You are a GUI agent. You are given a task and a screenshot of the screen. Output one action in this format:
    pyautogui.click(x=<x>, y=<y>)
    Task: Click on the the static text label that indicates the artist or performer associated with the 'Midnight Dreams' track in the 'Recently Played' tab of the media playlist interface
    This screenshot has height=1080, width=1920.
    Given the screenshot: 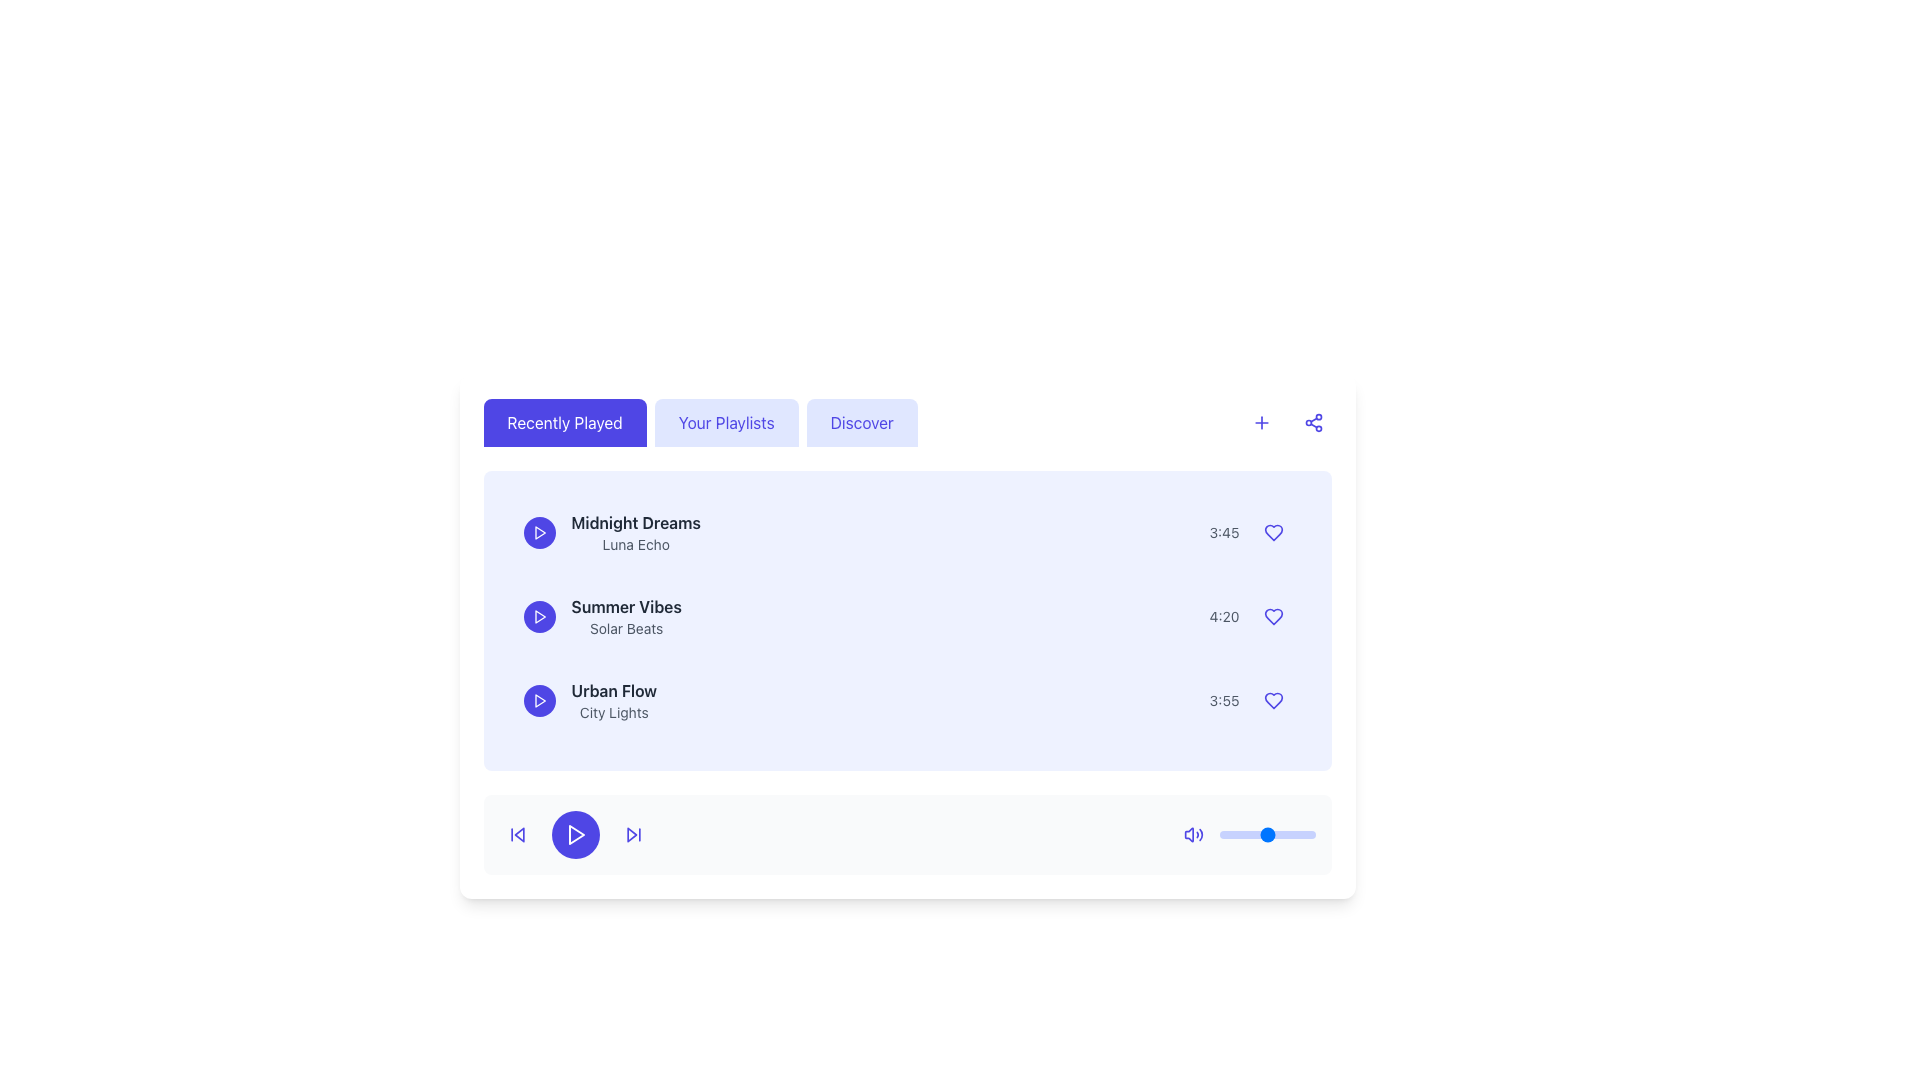 What is the action you would take?
    pyautogui.click(x=635, y=544)
    